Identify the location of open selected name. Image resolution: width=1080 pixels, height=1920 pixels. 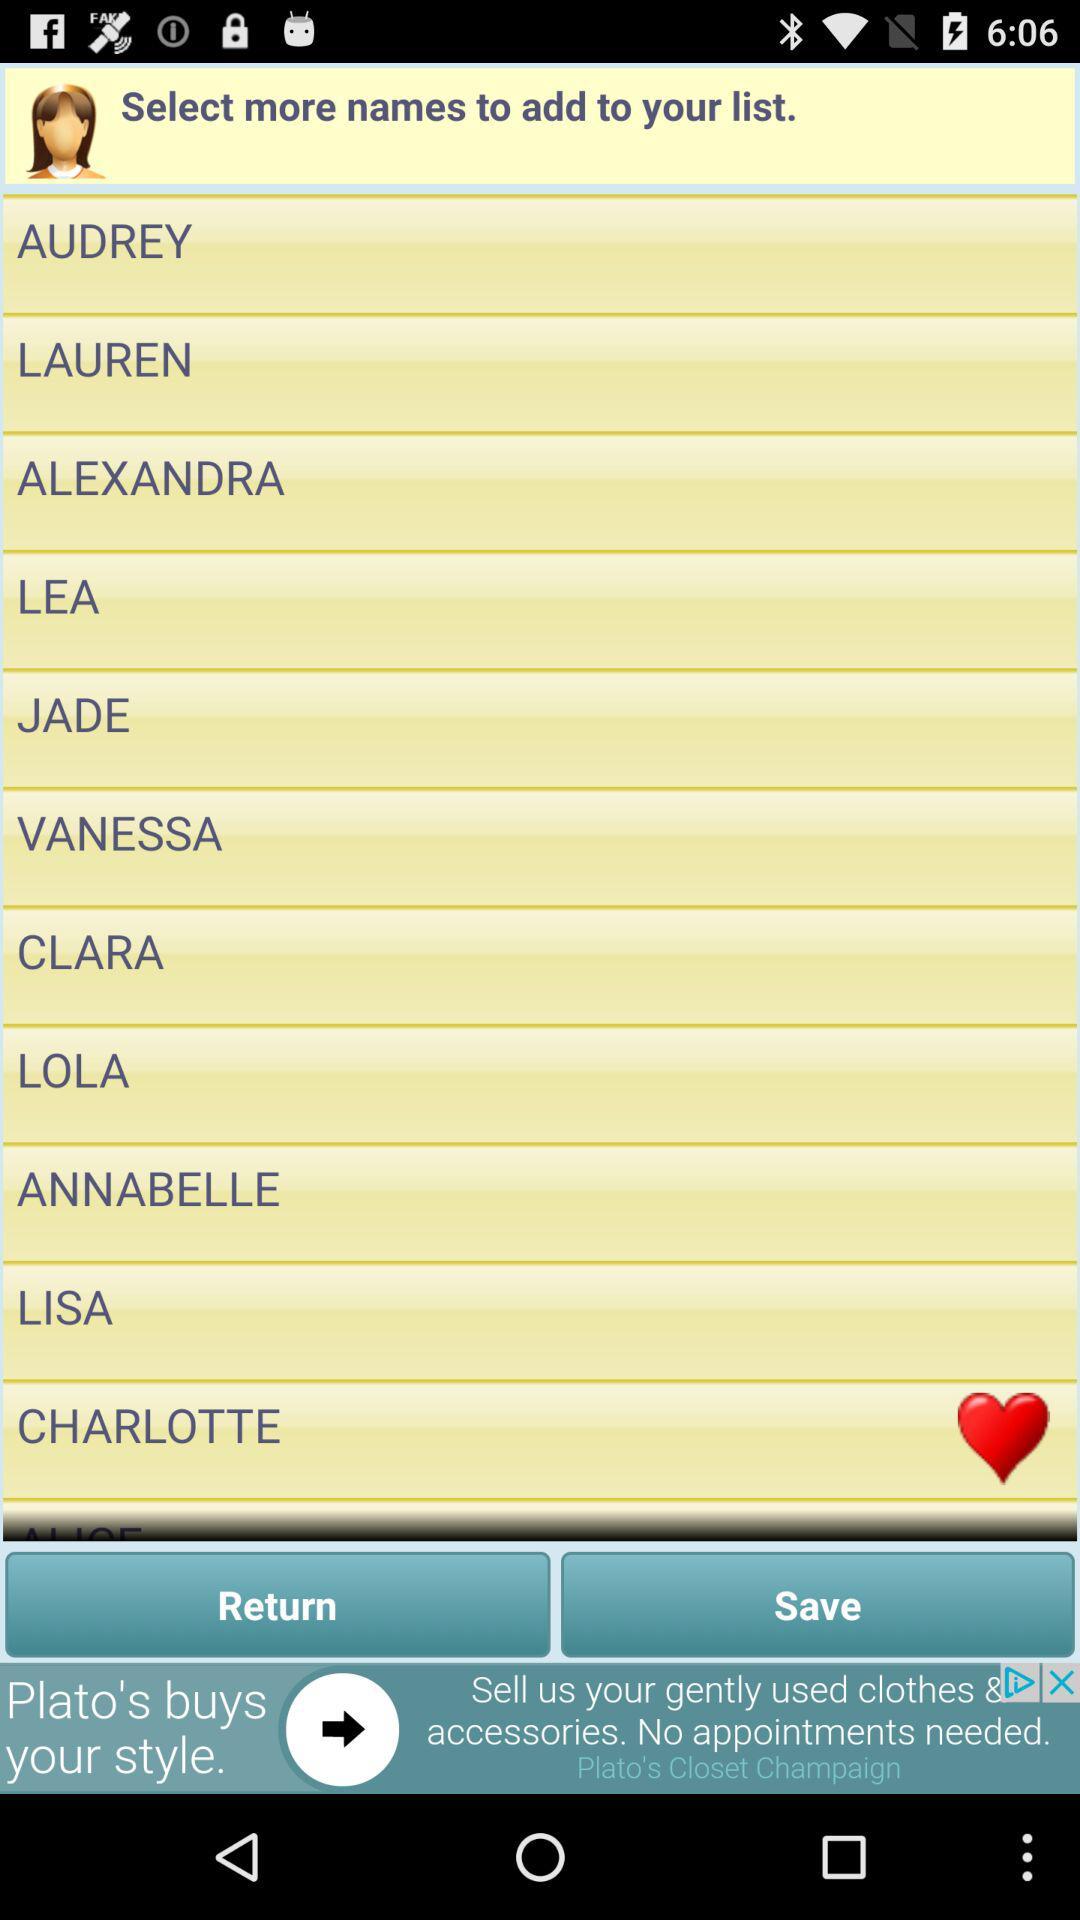
(1003, 1082).